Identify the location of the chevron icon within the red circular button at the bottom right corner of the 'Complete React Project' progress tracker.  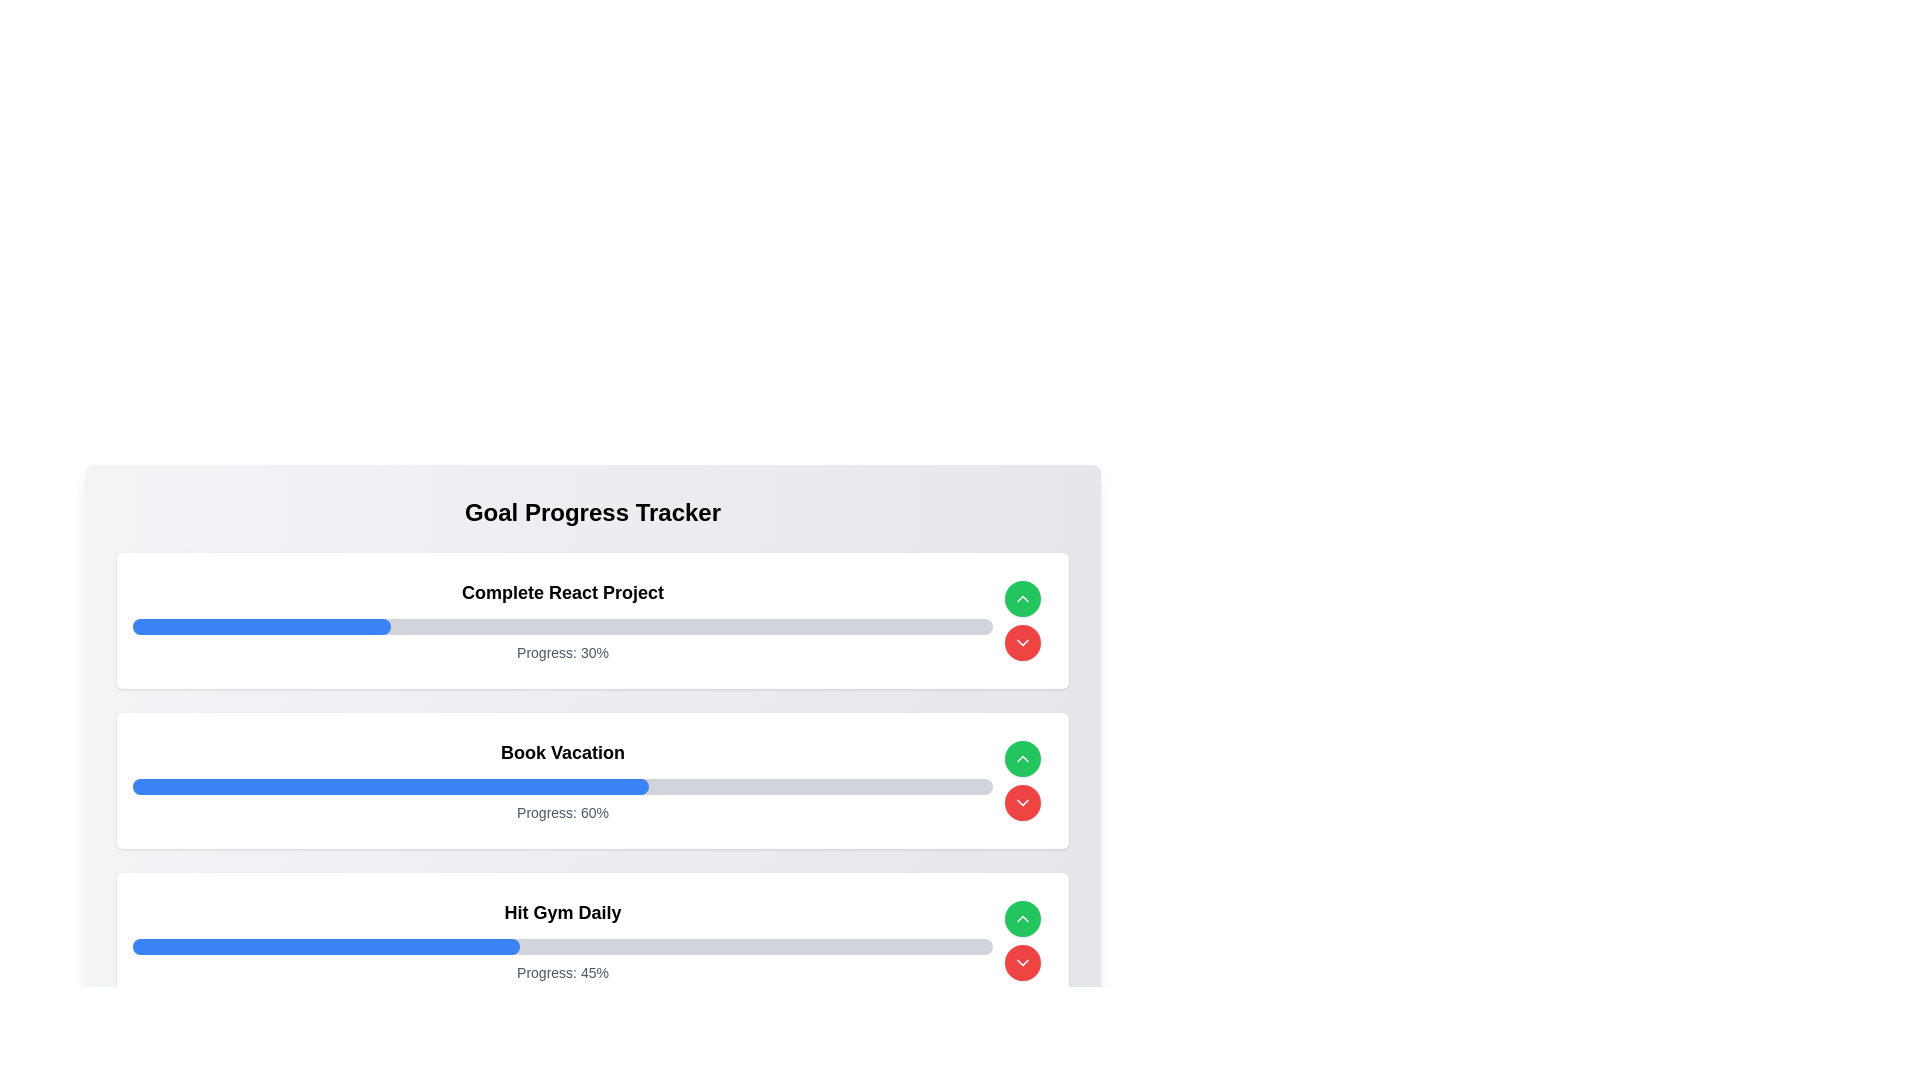
(1022, 801).